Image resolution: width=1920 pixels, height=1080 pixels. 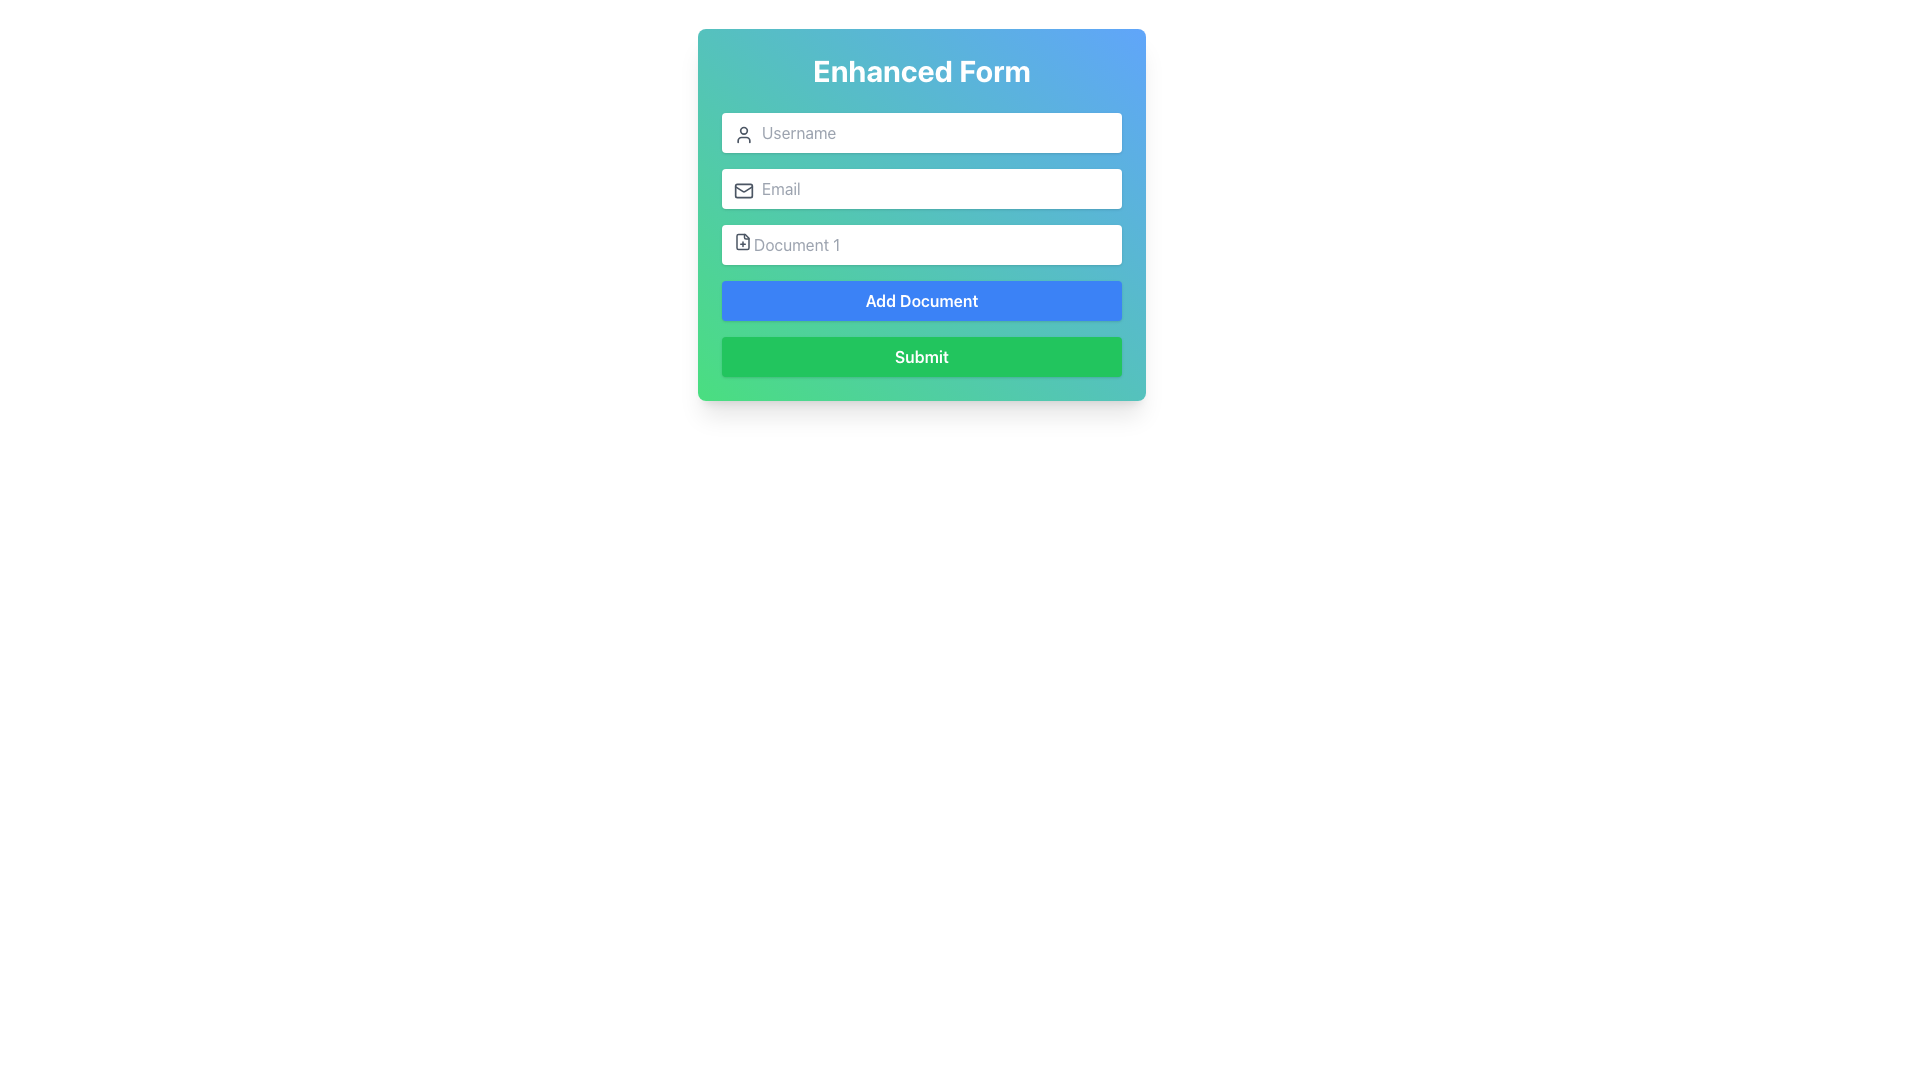 What do you see at coordinates (743, 191) in the screenshot?
I see `the email input icon located to the left of the 'Email' text field within the form card, positioned above the 'Document 1' input field and below the 'Username' field` at bounding box center [743, 191].